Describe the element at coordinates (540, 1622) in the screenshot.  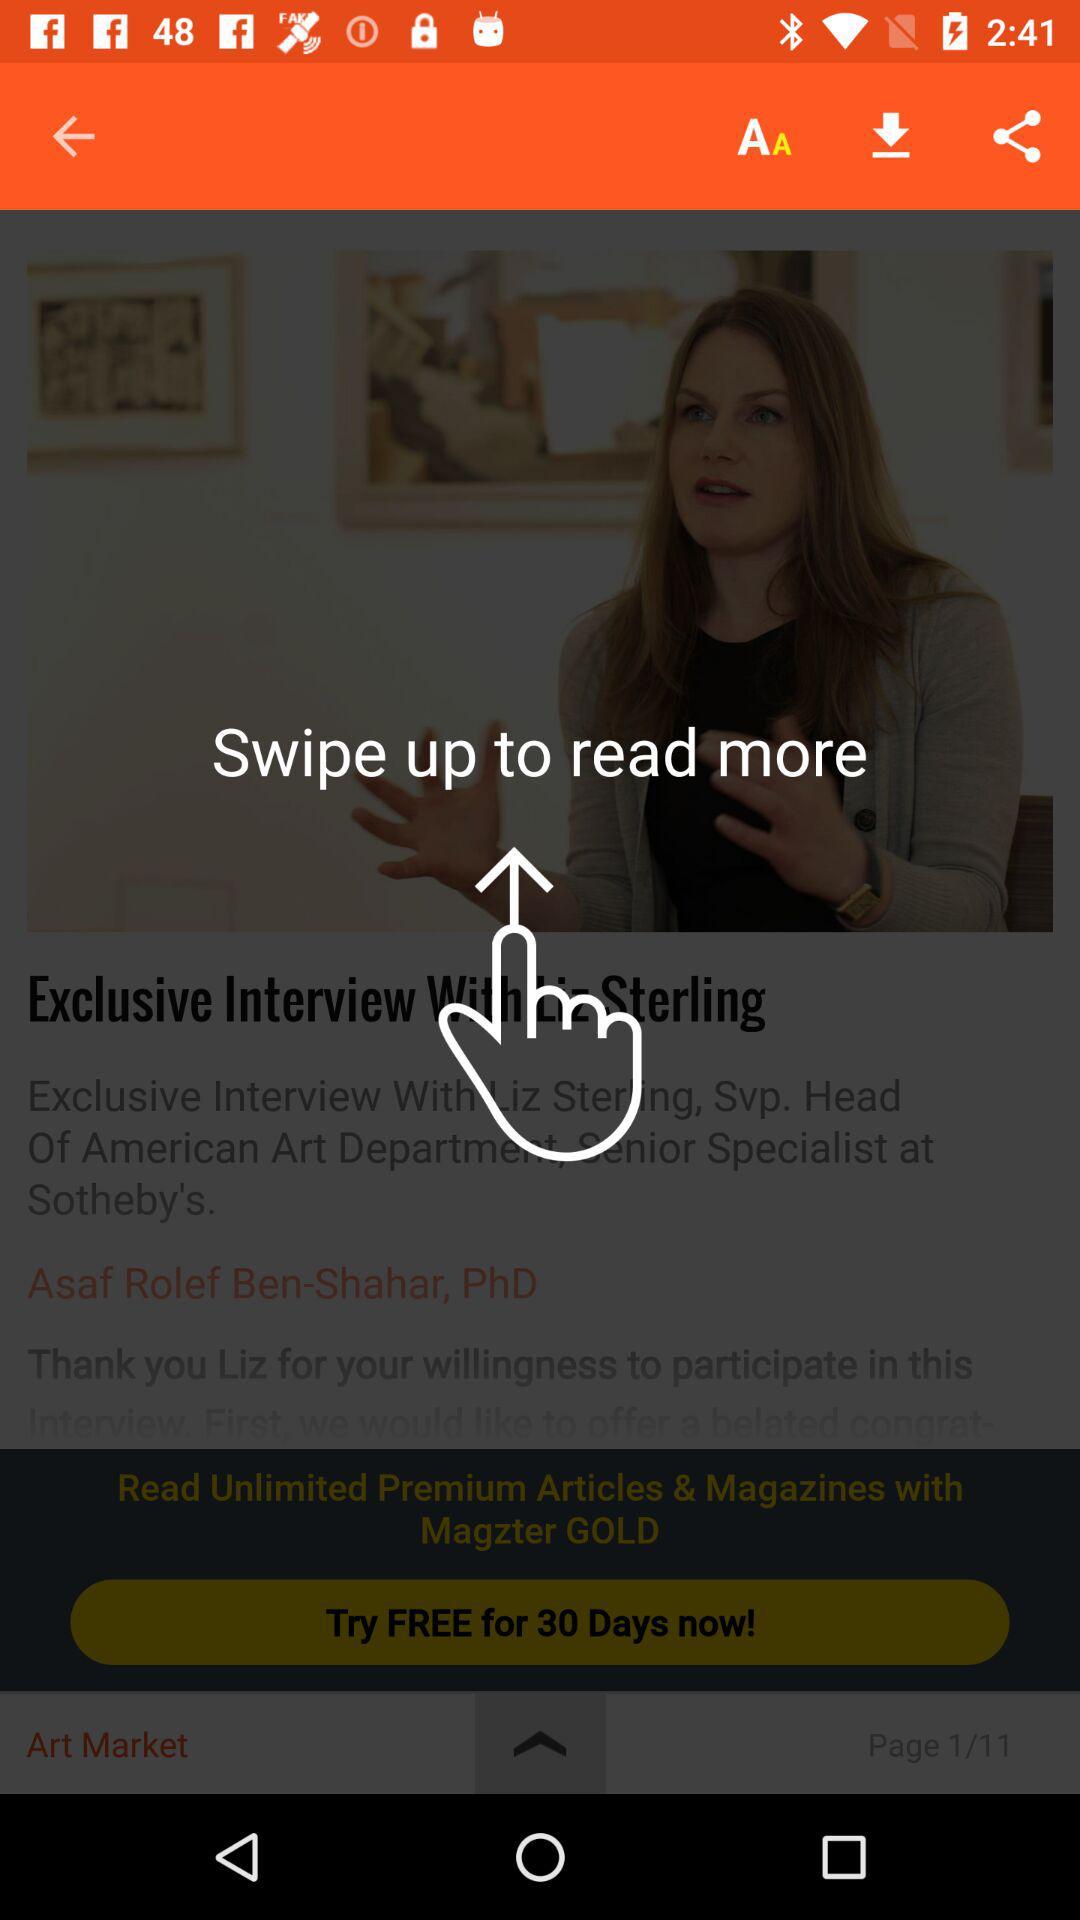
I see `the try free for item` at that location.